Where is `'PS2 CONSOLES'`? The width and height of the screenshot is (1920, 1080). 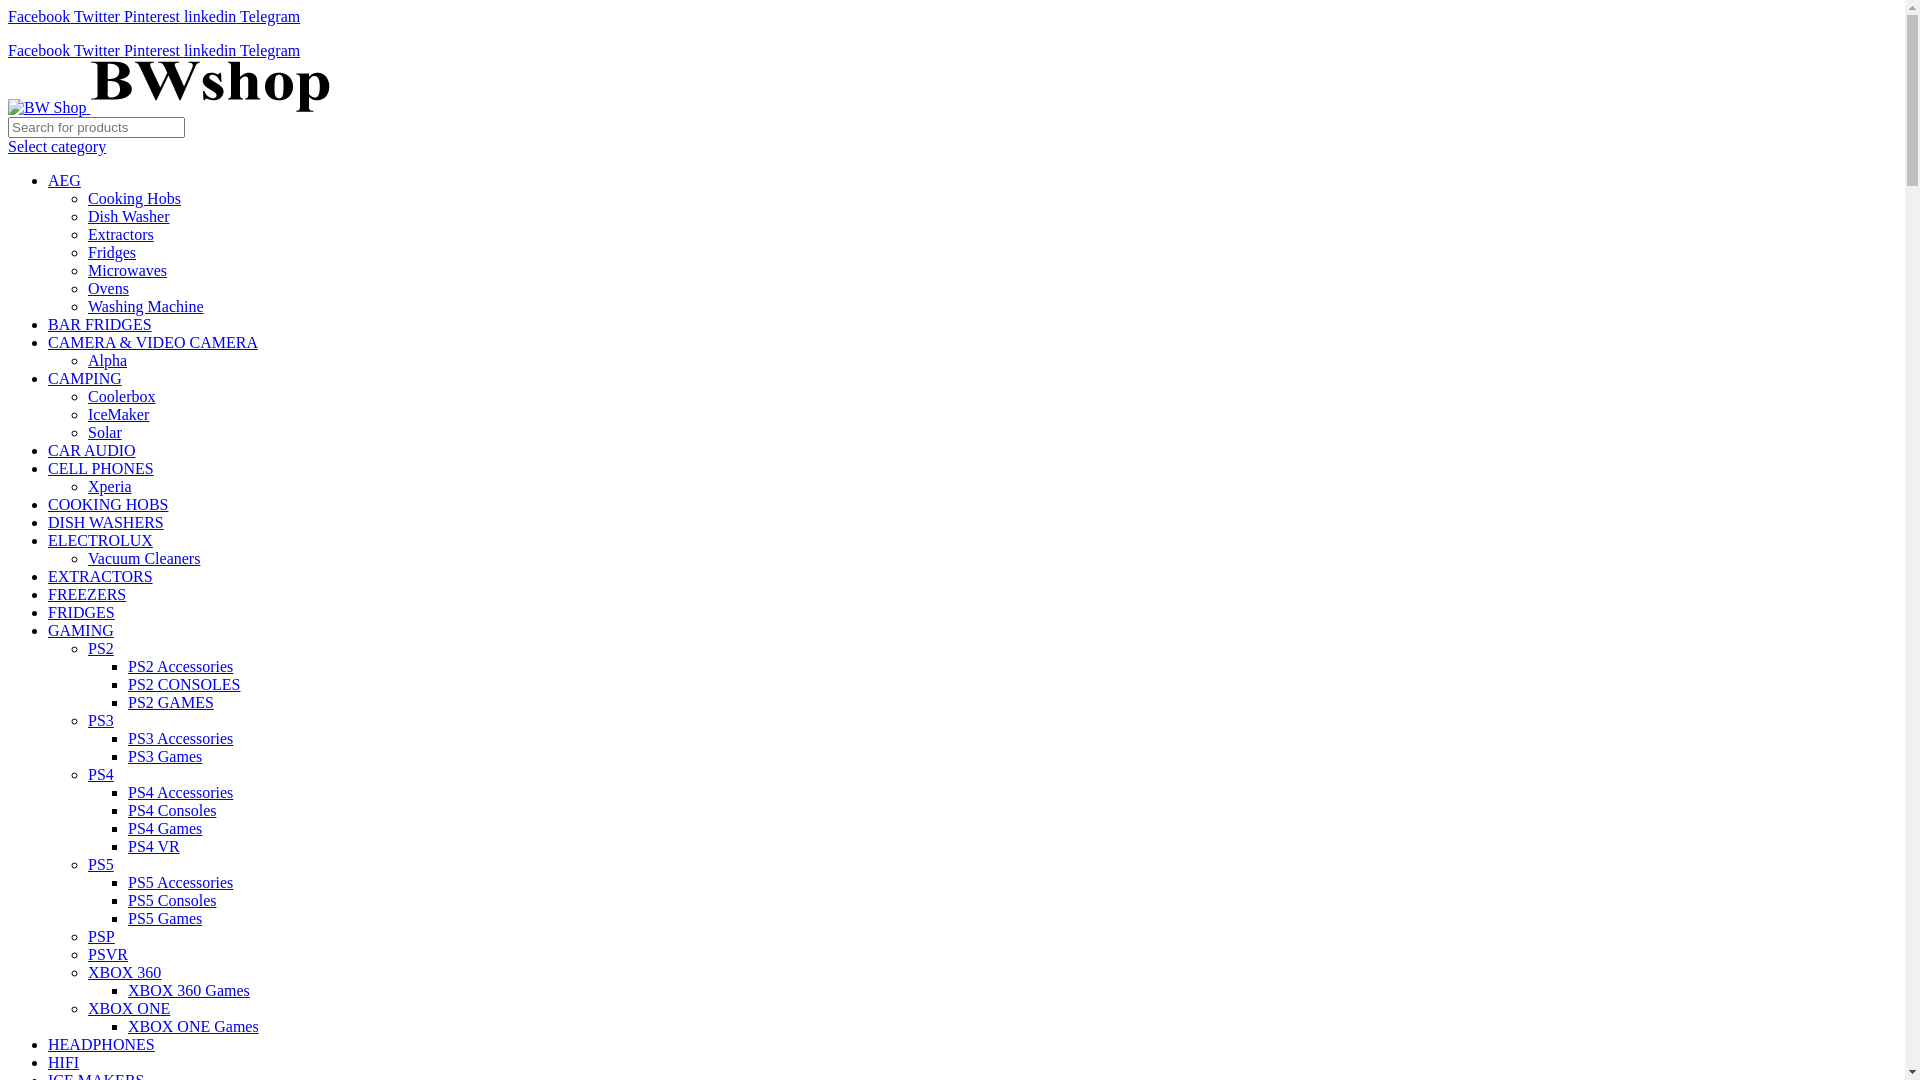
'PS2 CONSOLES' is located at coordinates (183, 683).